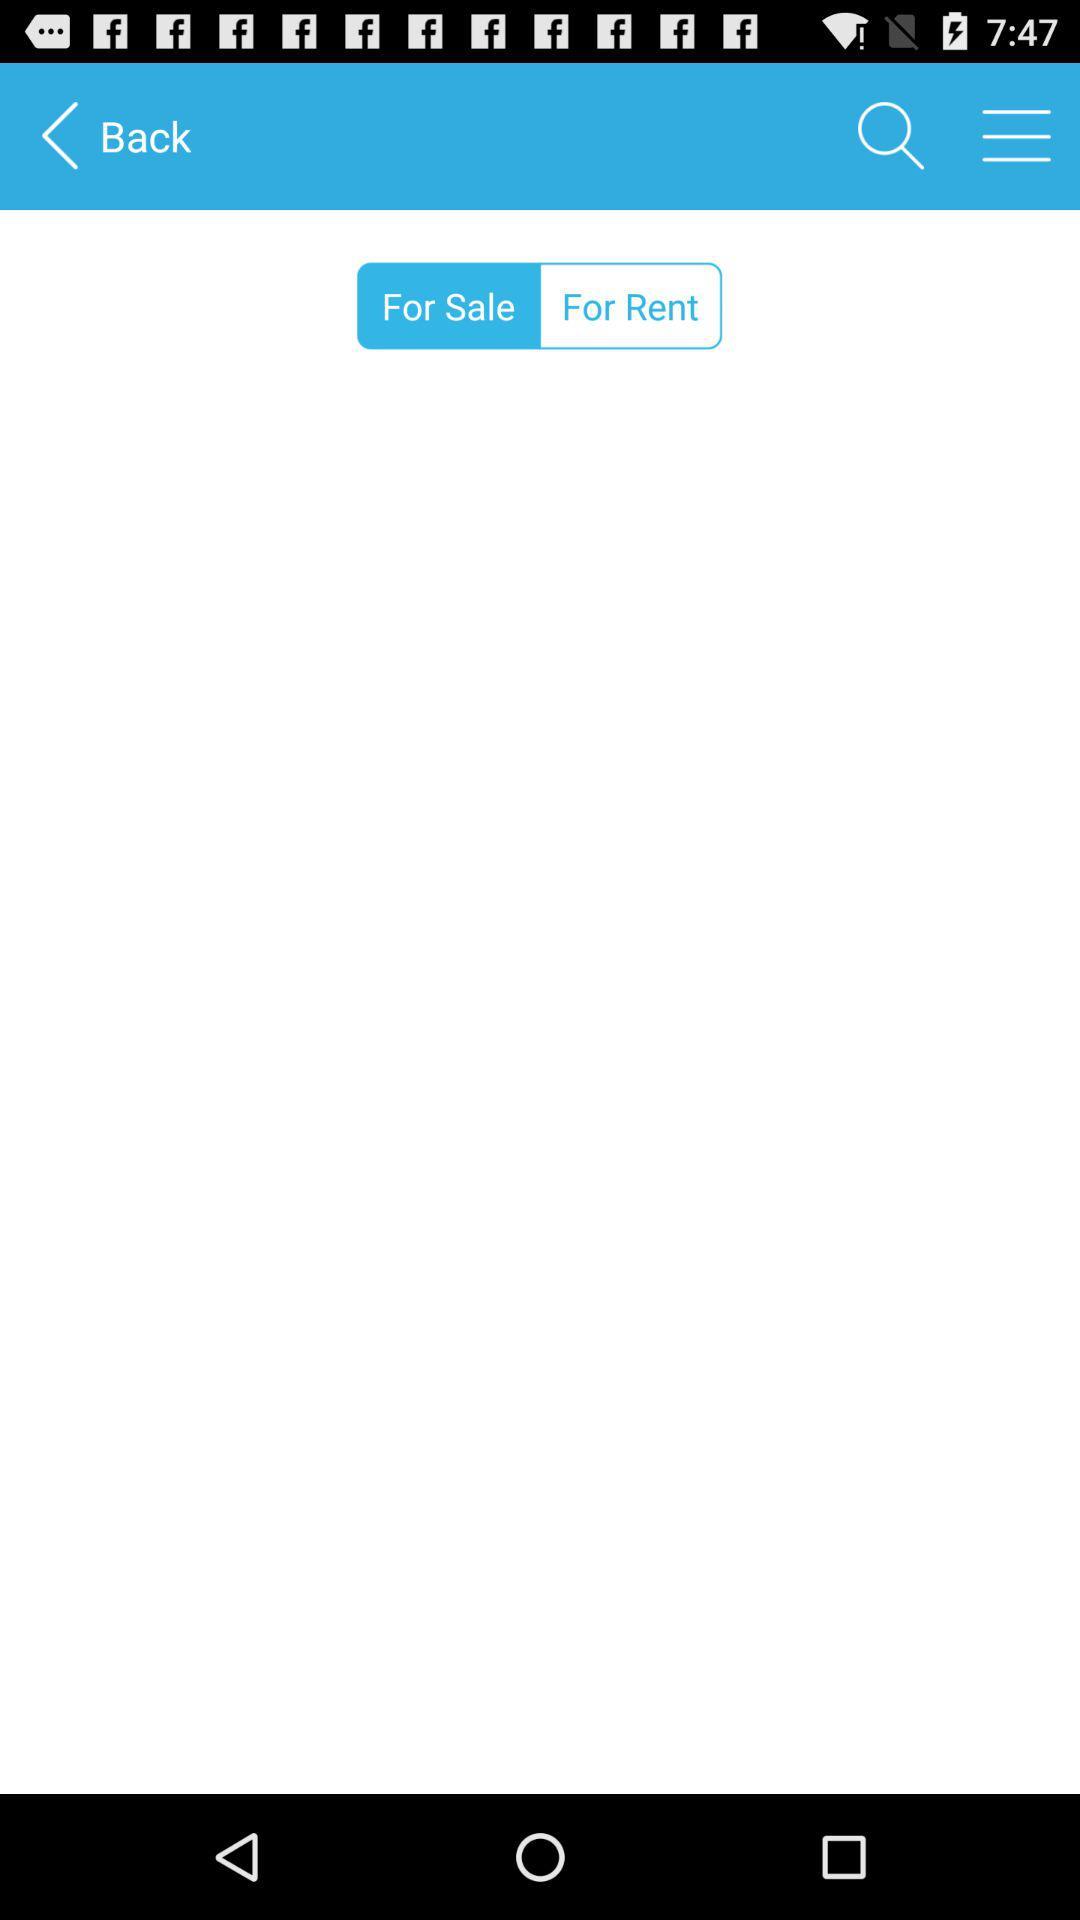 The height and width of the screenshot is (1920, 1080). Describe the element at coordinates (890, 135) in the screenshot. I see `the item to the right of the back item` at that location.